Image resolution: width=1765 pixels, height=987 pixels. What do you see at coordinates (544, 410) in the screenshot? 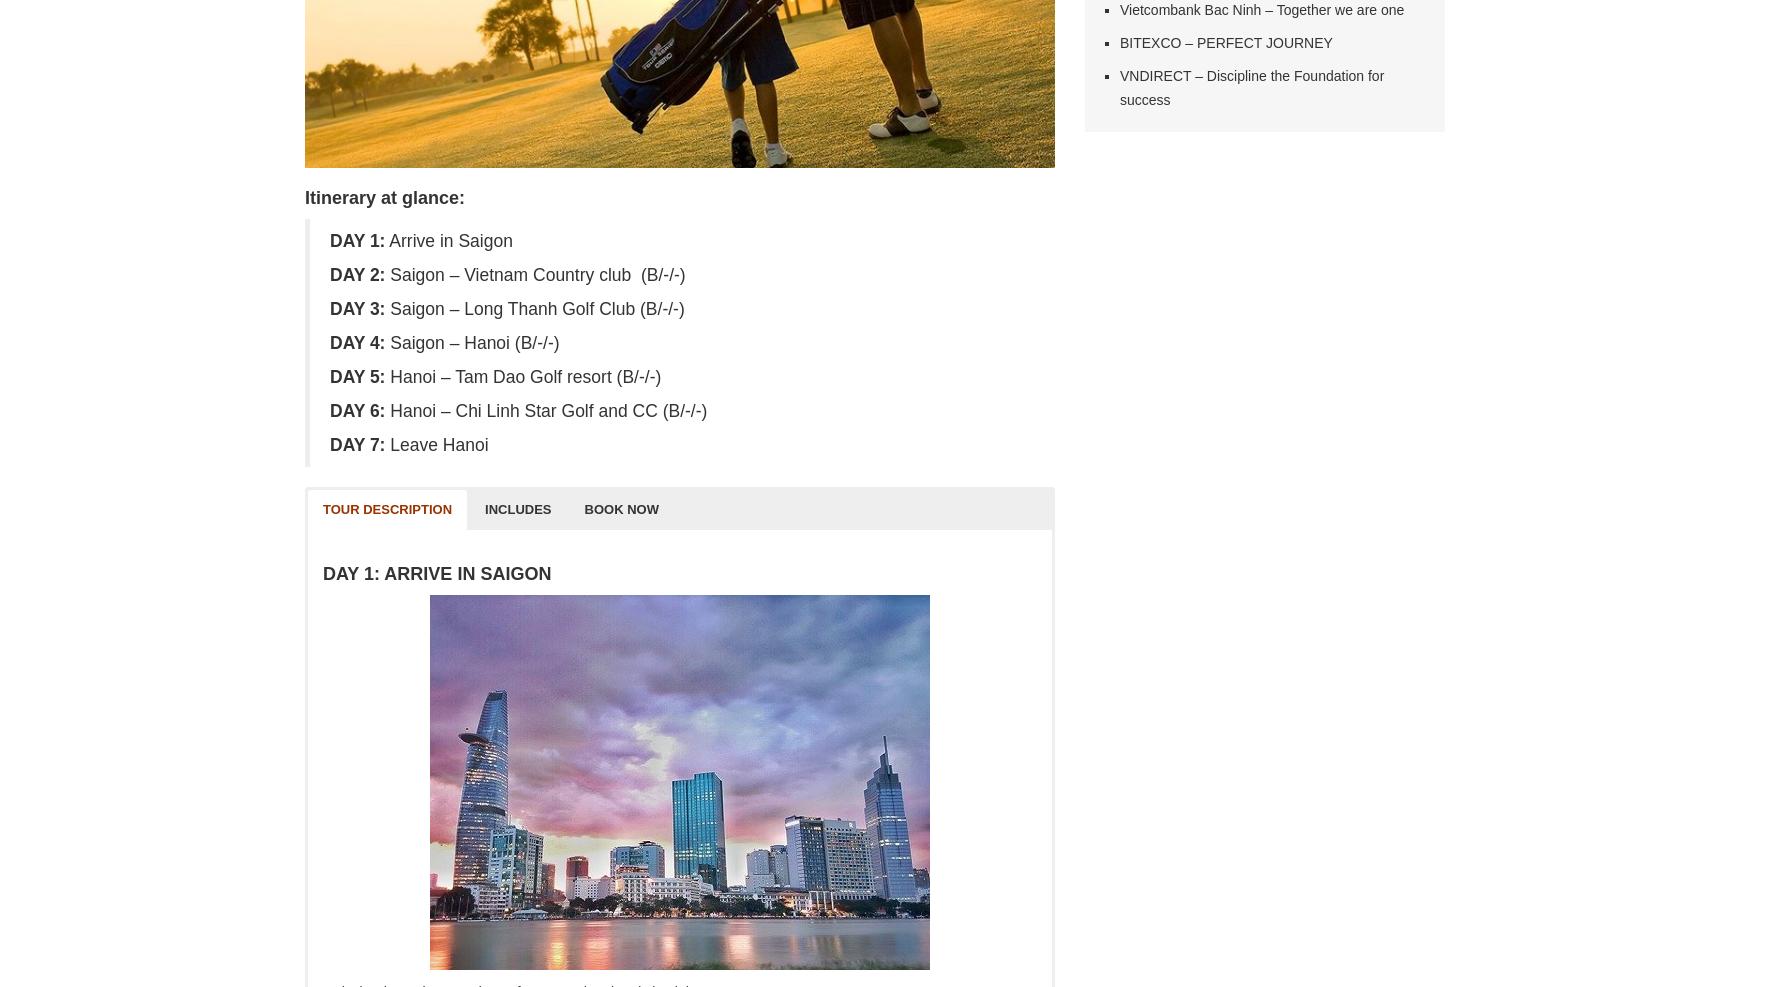
I see `'Hanoi – Chi Linh Star Golf and CC (B/-/-)'` at bounding box center [544, 410].